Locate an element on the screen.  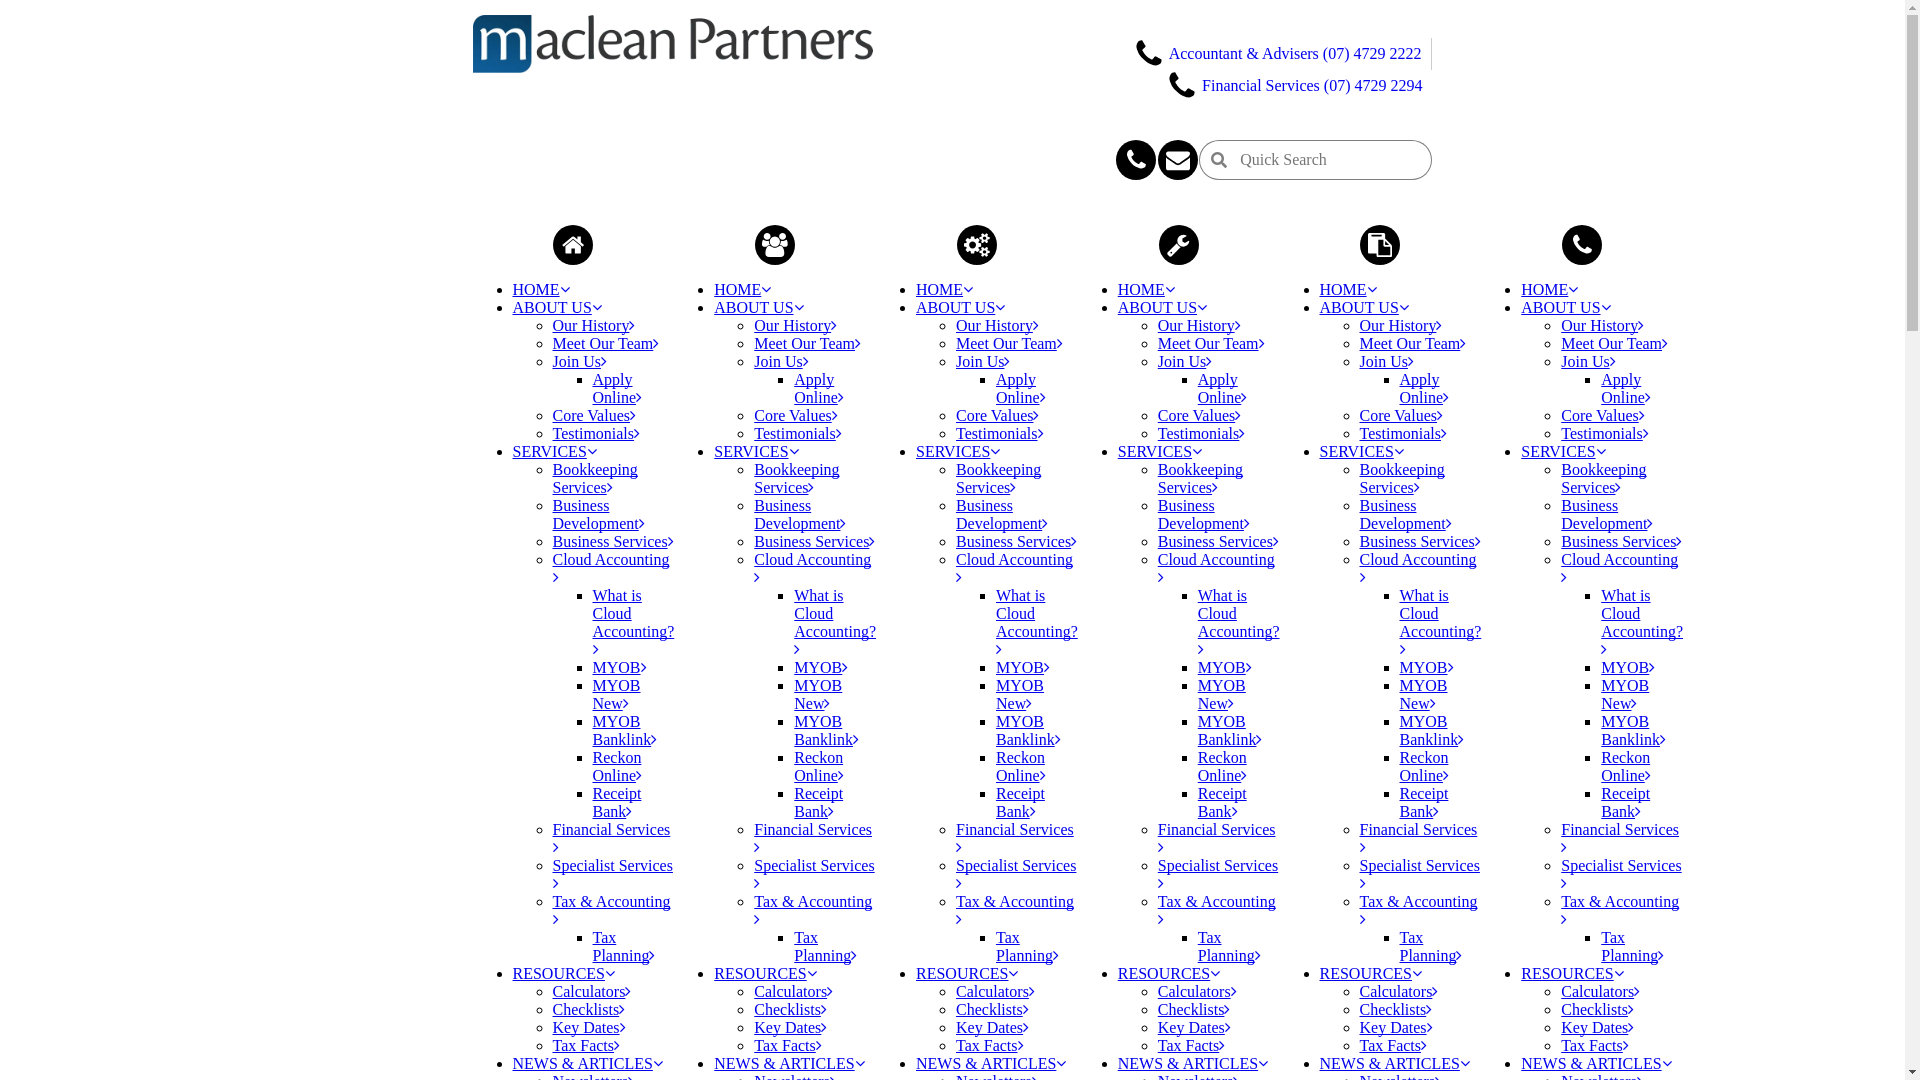
'Reckon Online' is located at coordinates (1626, 765).